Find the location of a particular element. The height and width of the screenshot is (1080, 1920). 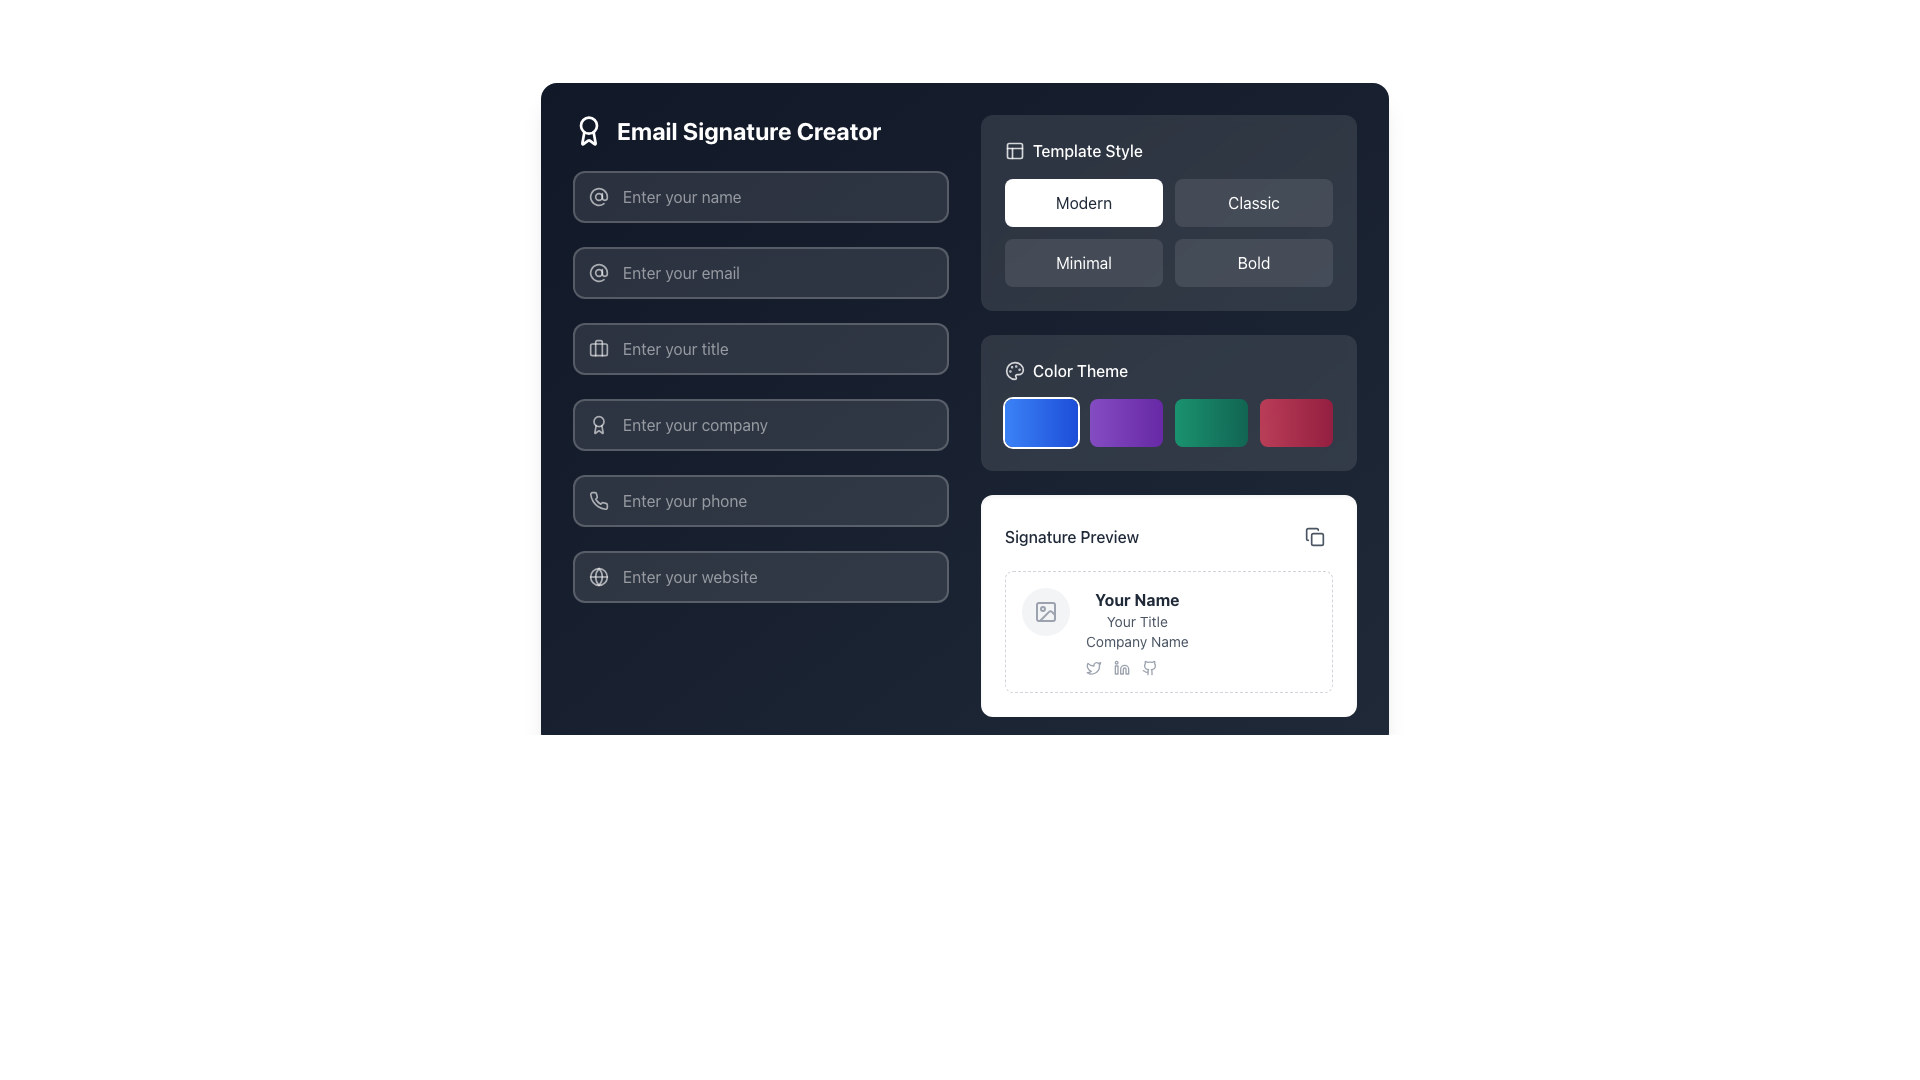

the first blue button in the color theme selection section is located at coordinates (1063, 427).